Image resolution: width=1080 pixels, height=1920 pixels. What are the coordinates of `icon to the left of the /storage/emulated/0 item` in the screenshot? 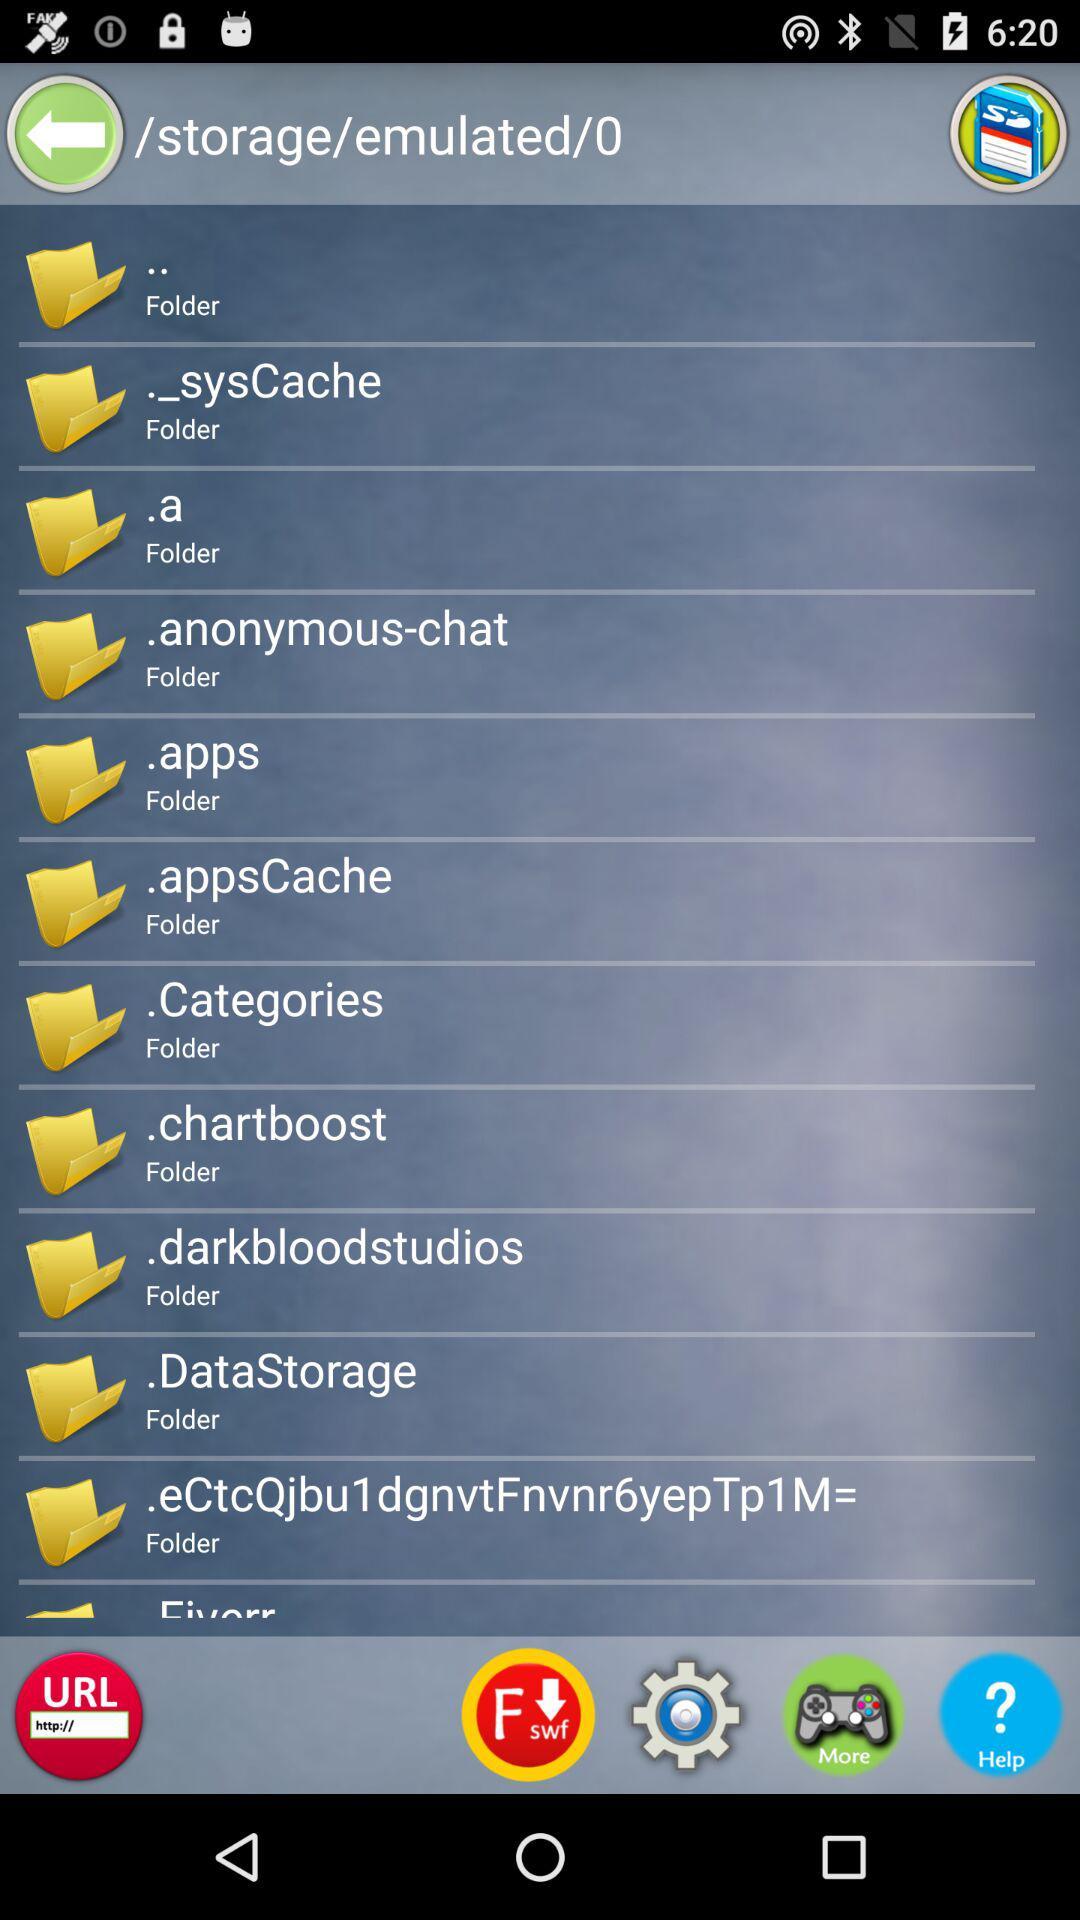 It's located at (64, 132).